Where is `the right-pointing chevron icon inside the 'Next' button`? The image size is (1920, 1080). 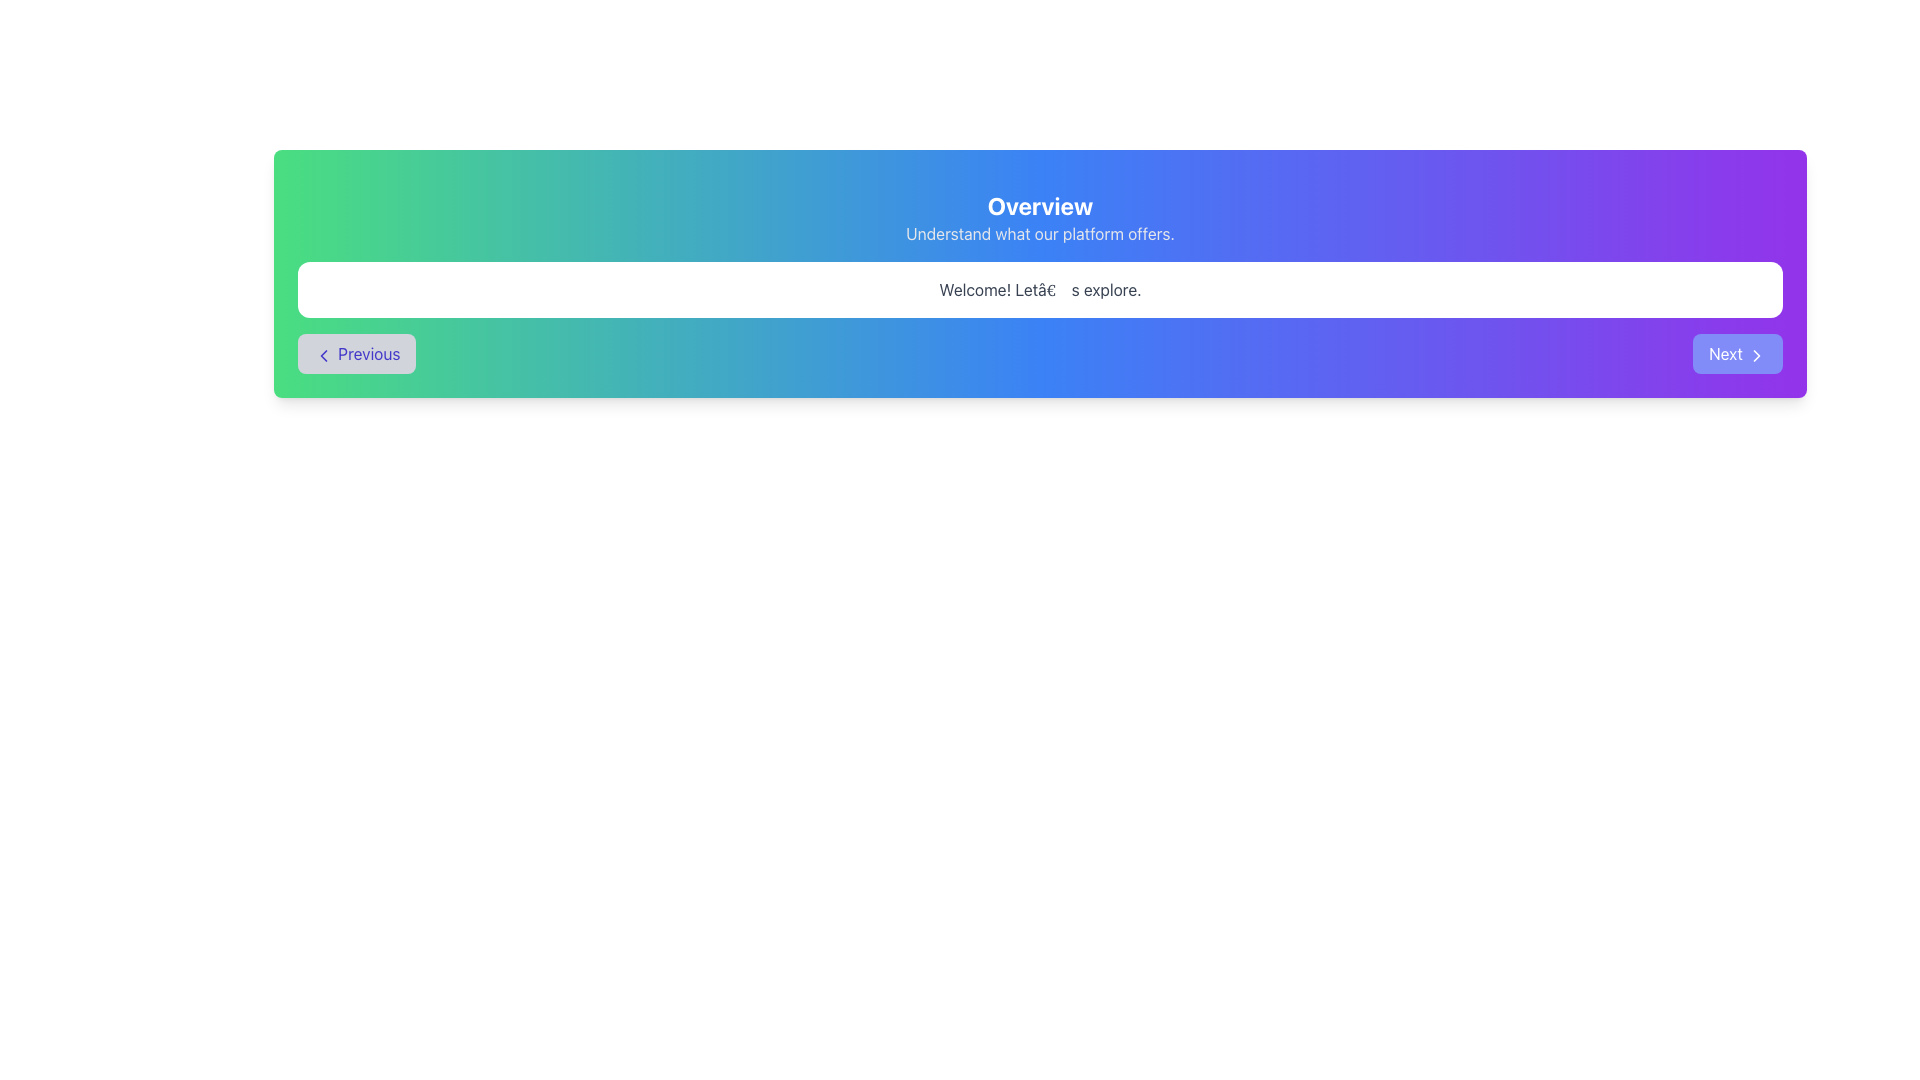
the right-pointing chevron icon inside the 'Next' button is located at coordinates (1755, 353).